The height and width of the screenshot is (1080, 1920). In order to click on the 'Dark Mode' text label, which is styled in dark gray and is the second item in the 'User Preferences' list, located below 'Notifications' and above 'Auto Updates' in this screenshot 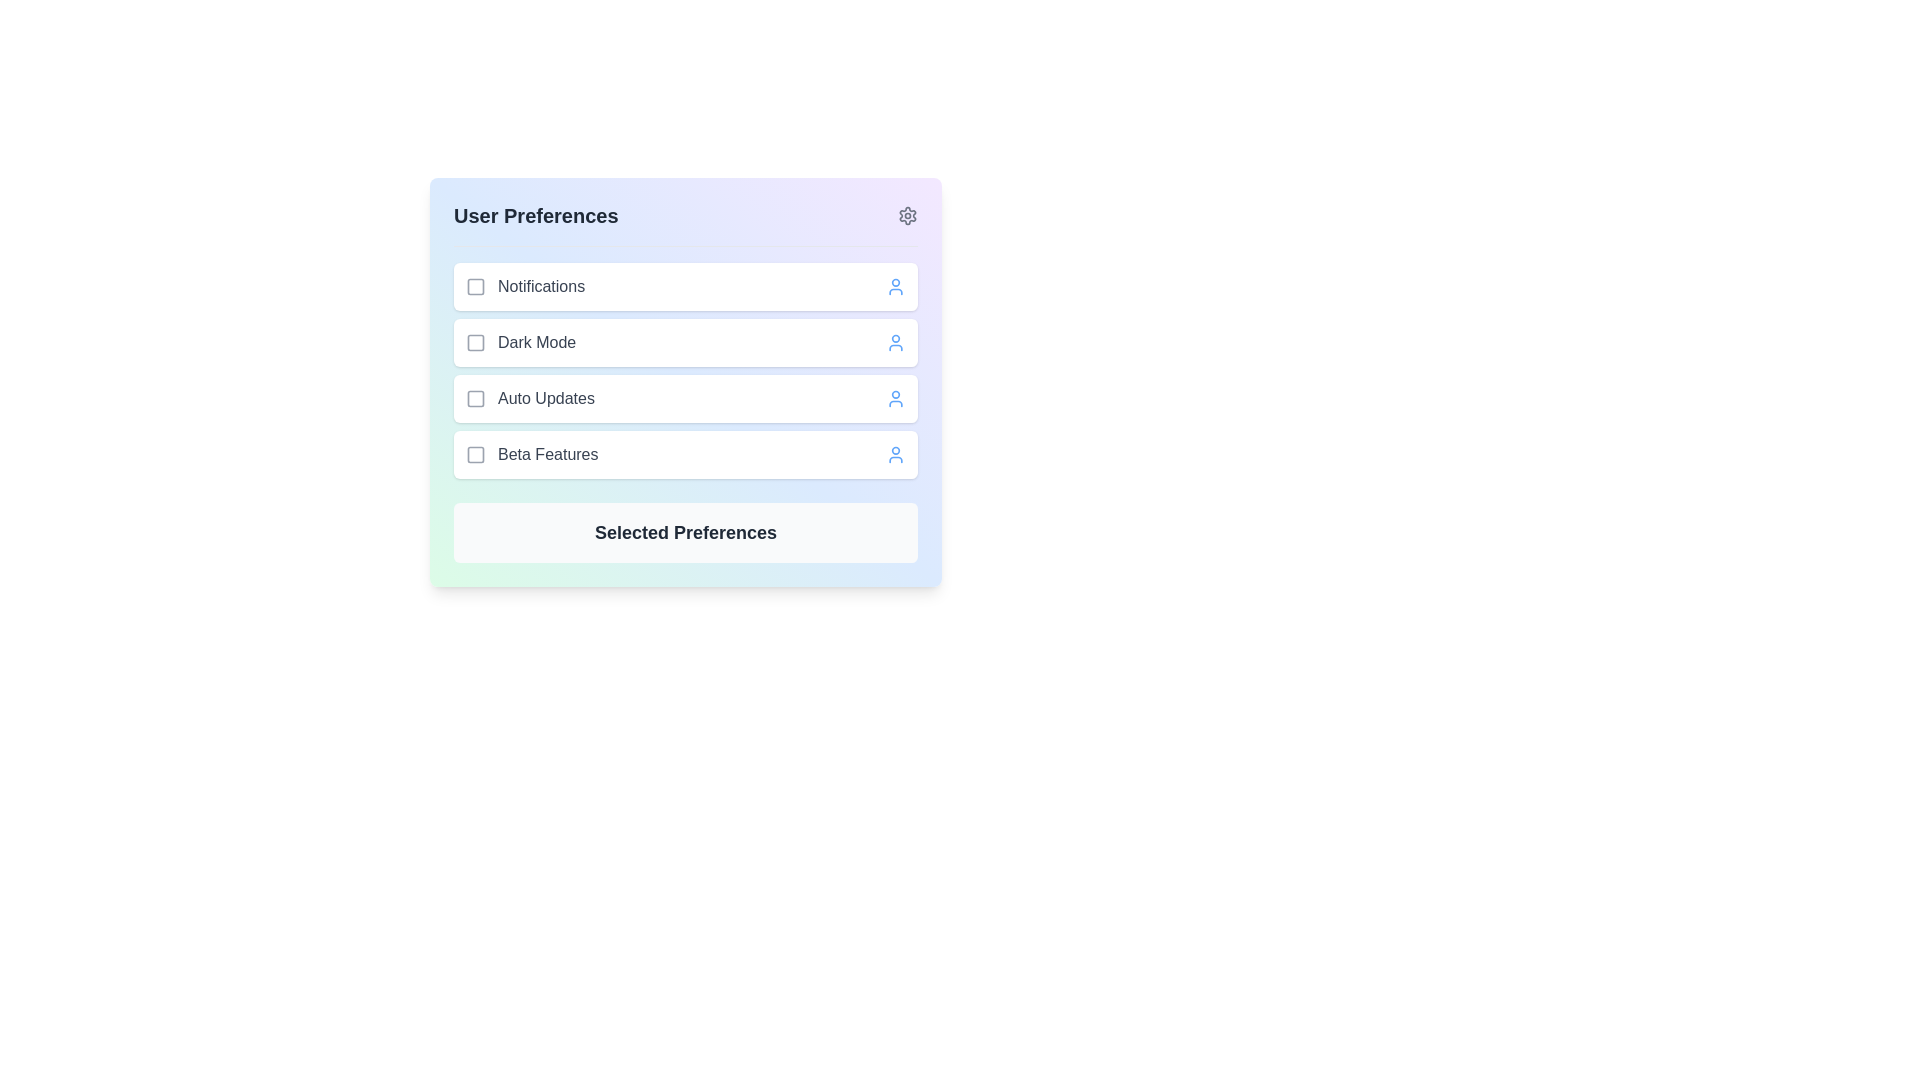, I will do `click(521, 342)`.